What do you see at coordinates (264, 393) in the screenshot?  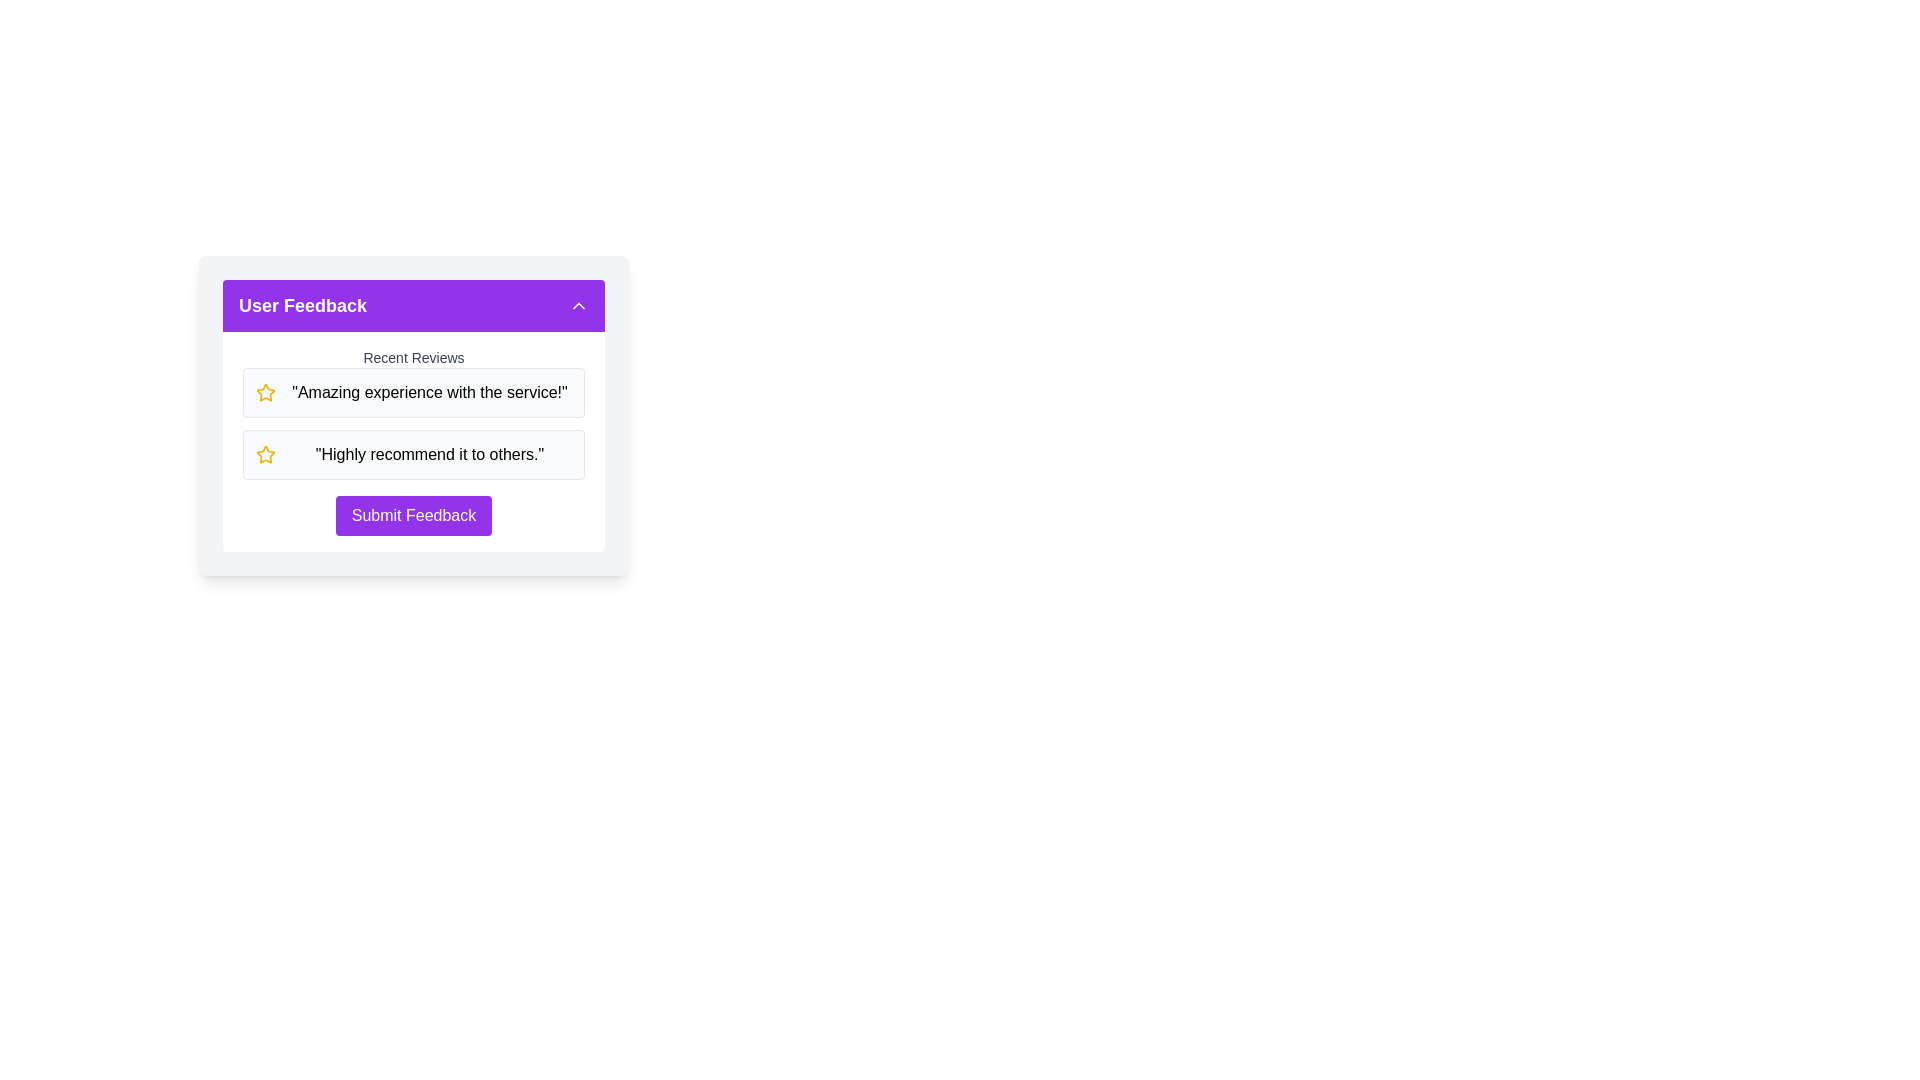 I see `the star icon representing the rating for the review 'Amazing experience with the service!', located in the first row of entries at the top of the review section` at bounding box center [264, 393].